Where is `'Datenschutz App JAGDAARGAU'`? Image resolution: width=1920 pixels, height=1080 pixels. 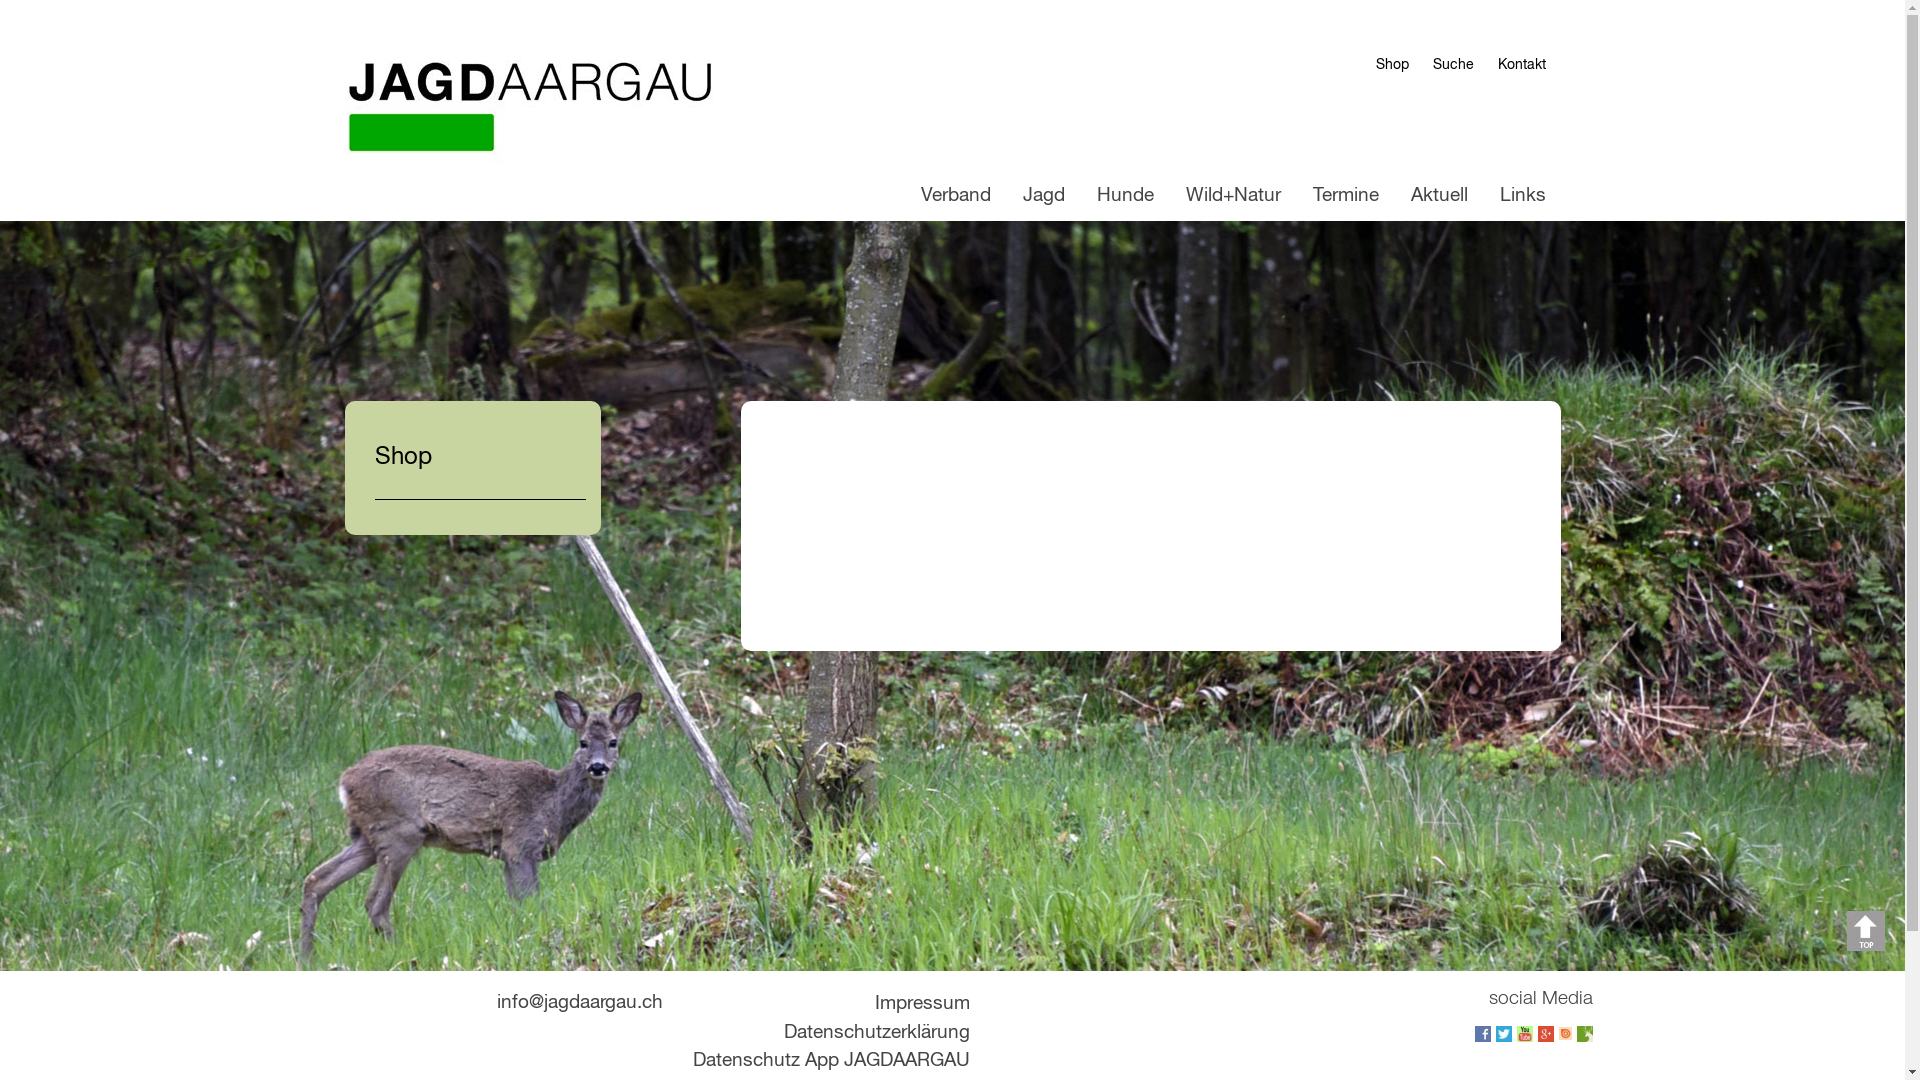
'Datenschutz App JAGDAARGAU' is located at coordinates (830, 1059).